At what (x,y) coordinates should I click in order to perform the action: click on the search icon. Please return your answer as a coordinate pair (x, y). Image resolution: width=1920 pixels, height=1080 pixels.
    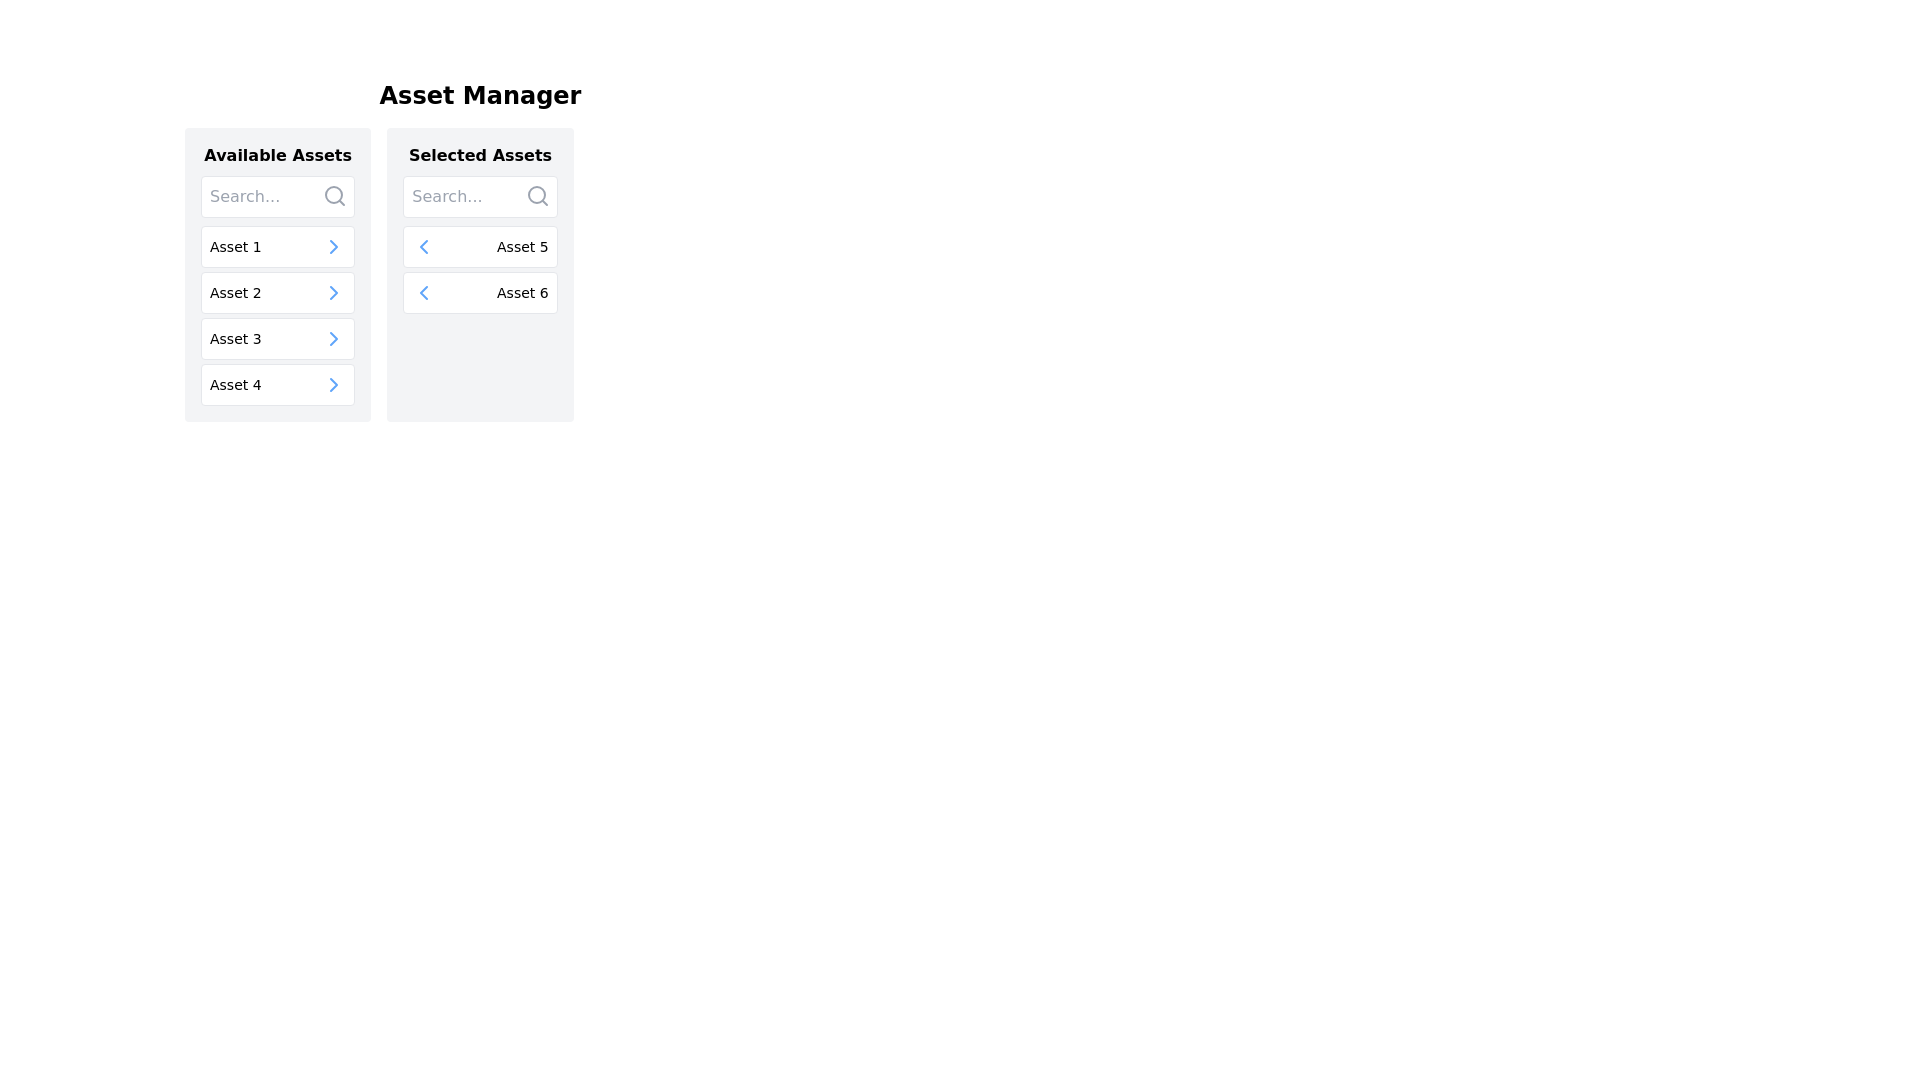
    Looking at the image, I should click on (335, 196).